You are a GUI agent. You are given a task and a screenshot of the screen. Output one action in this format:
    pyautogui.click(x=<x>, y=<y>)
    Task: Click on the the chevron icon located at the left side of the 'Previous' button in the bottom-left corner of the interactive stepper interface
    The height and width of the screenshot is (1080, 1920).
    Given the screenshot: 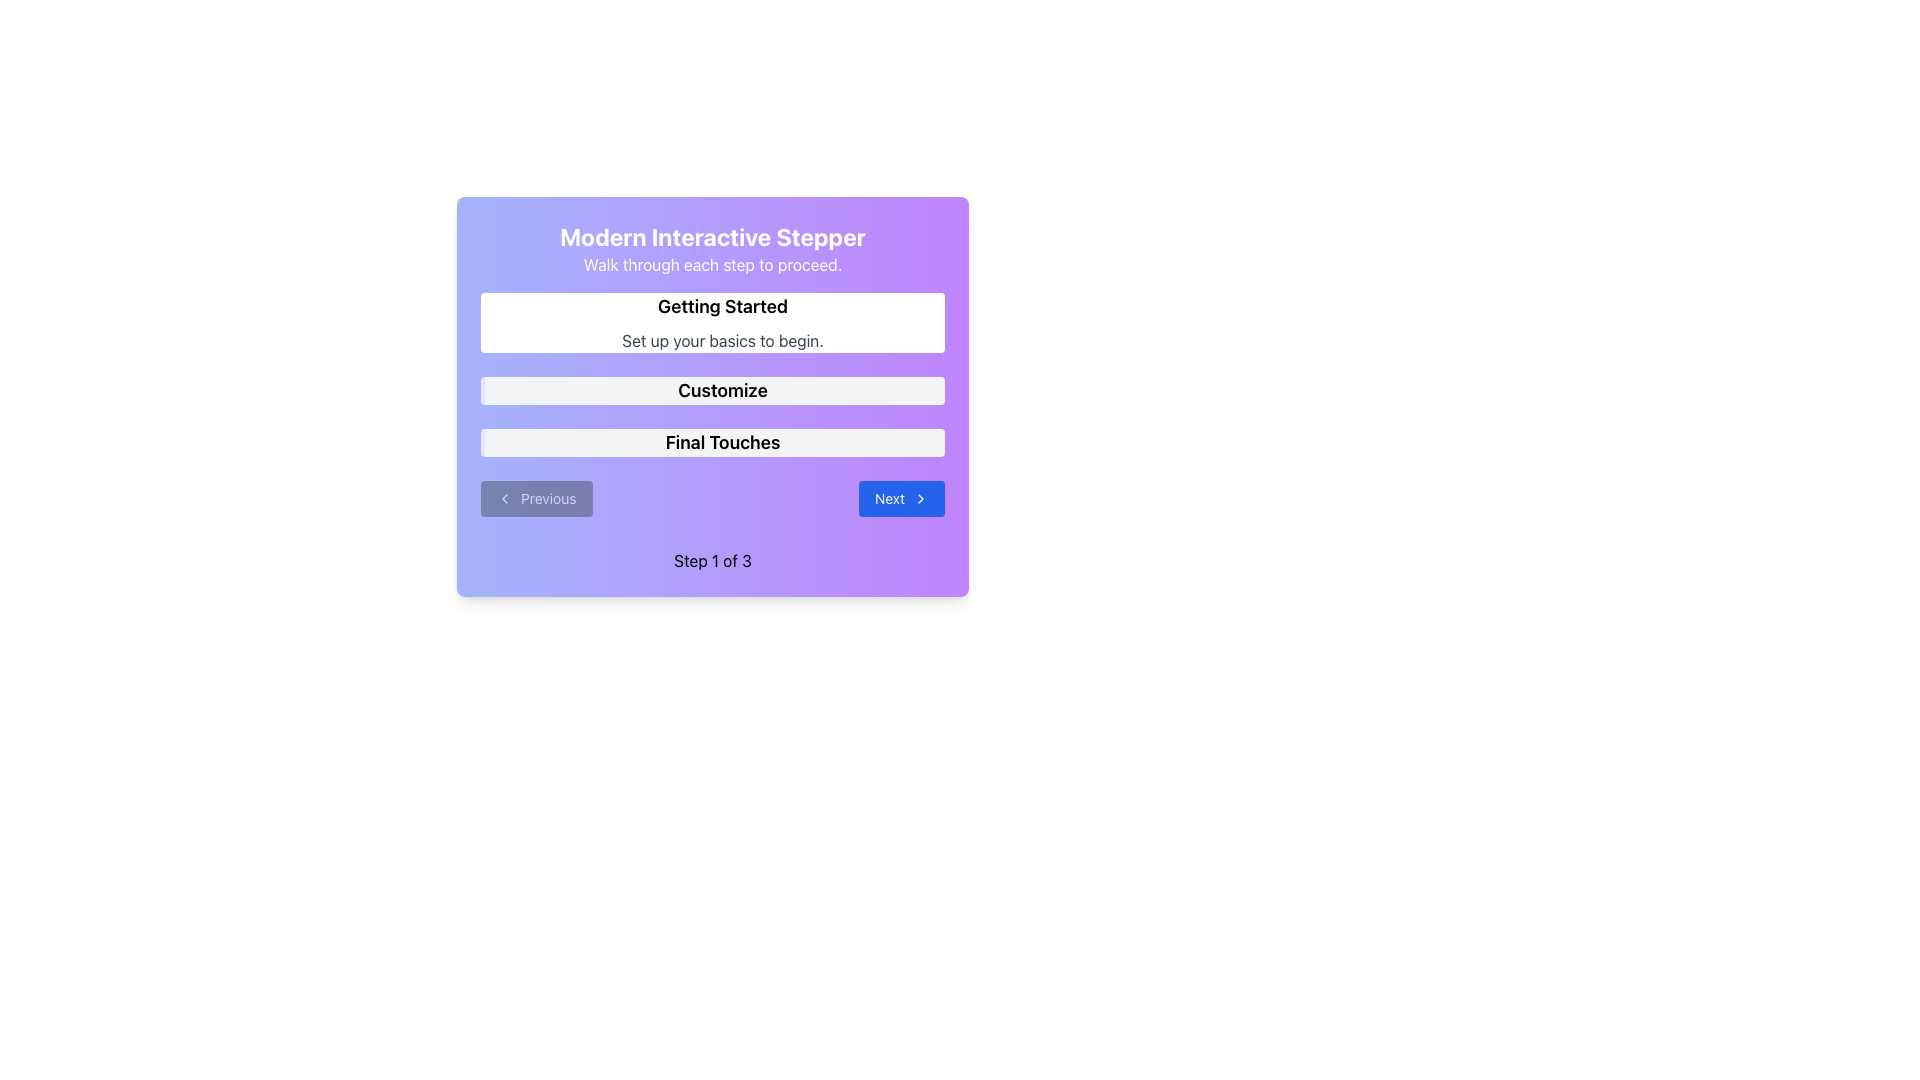 What is the action you would take?
    pyautogui.click(x=504, y=497)
    